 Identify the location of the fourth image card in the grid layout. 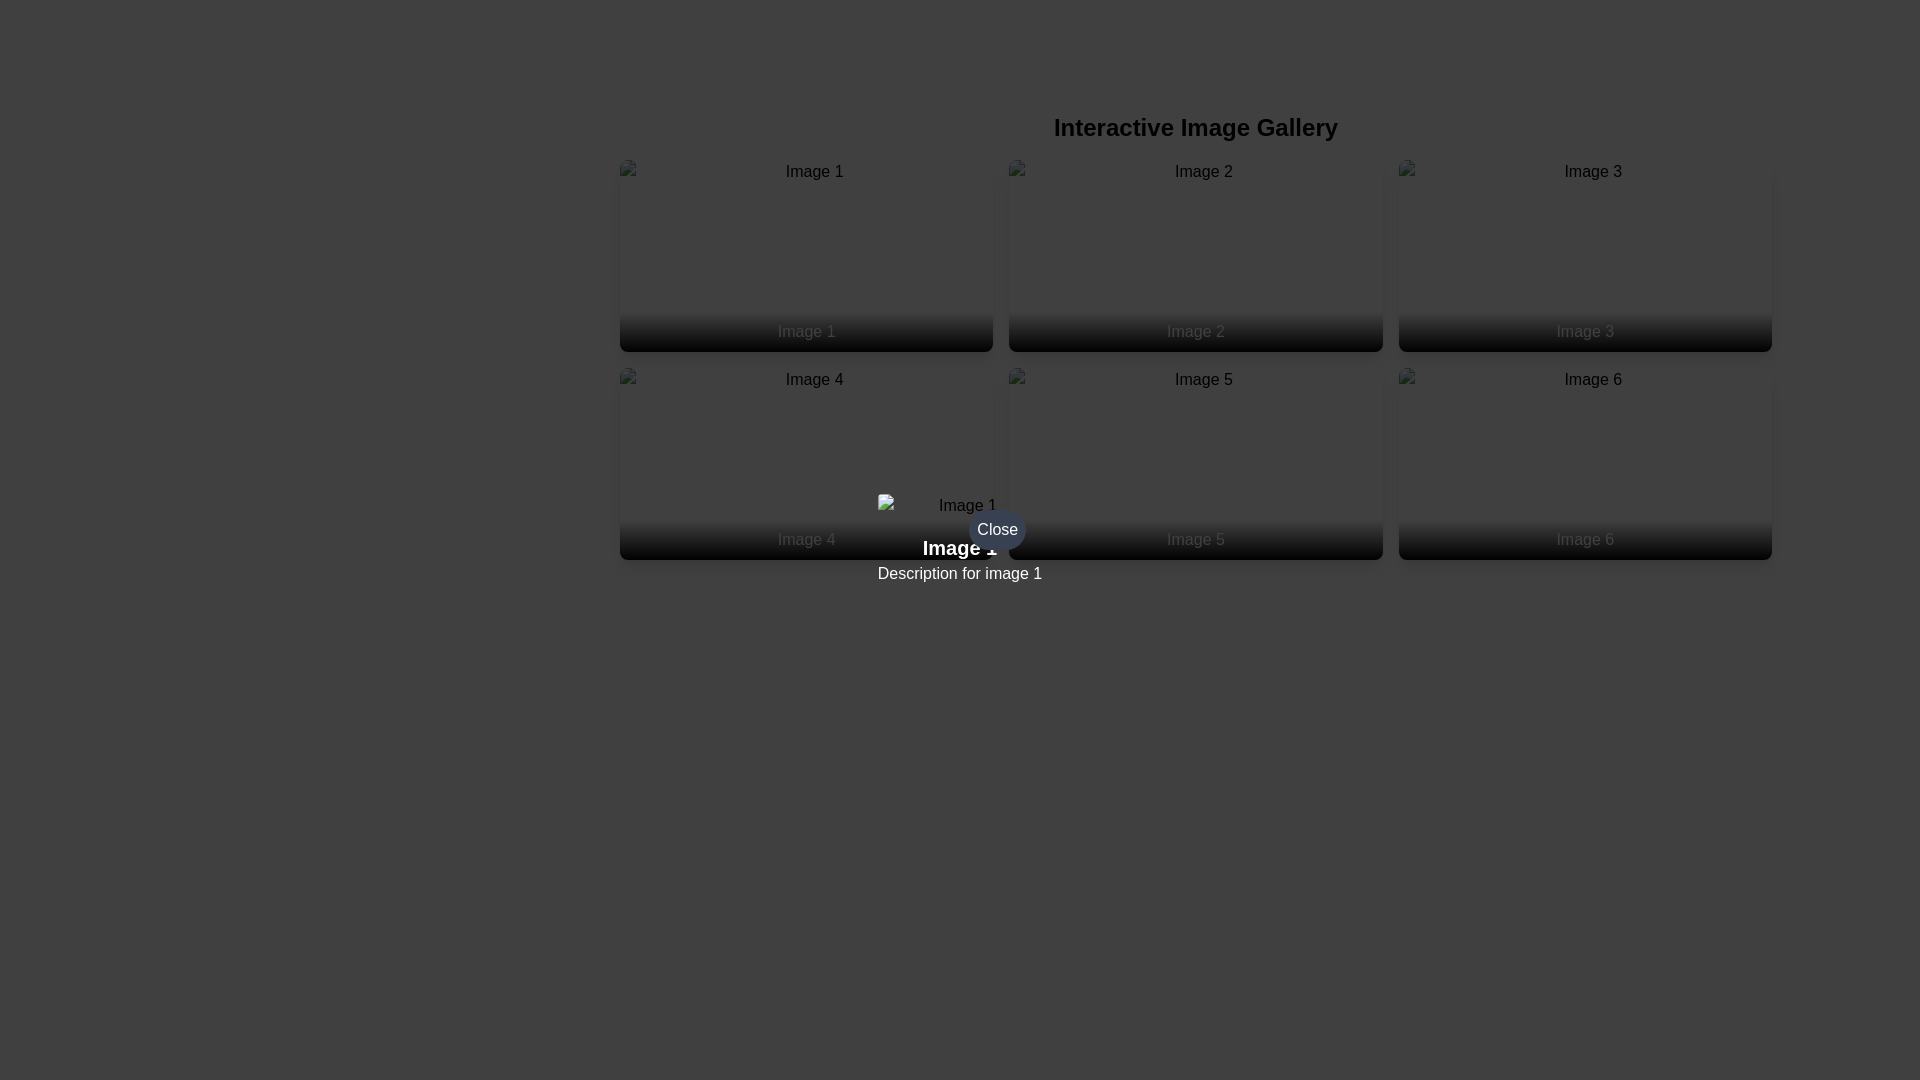
(806, 463).